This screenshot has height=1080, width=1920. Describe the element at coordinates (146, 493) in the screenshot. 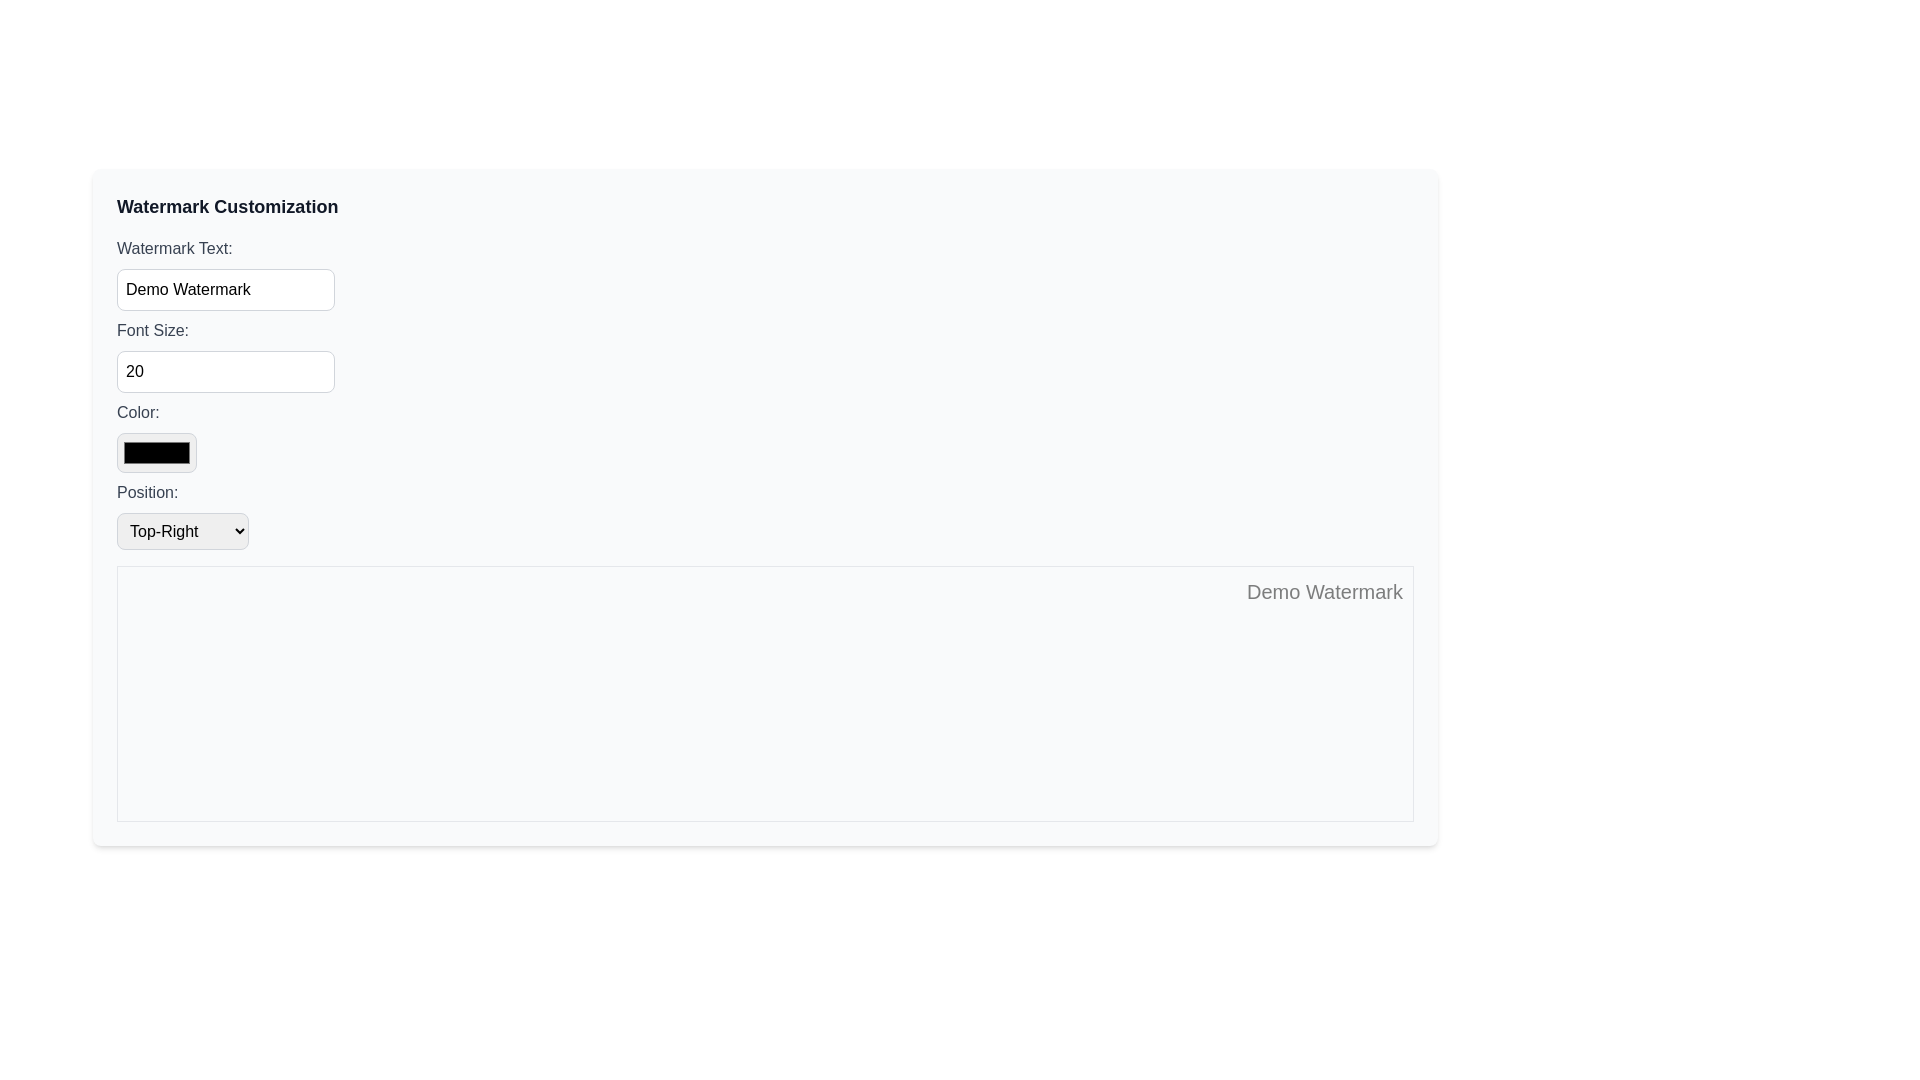

I see `the static text label indicating the purpose of the dropdown menu for selecting the watermark's position, situated between the 'Color:' label and the dropdown menu` at that location.